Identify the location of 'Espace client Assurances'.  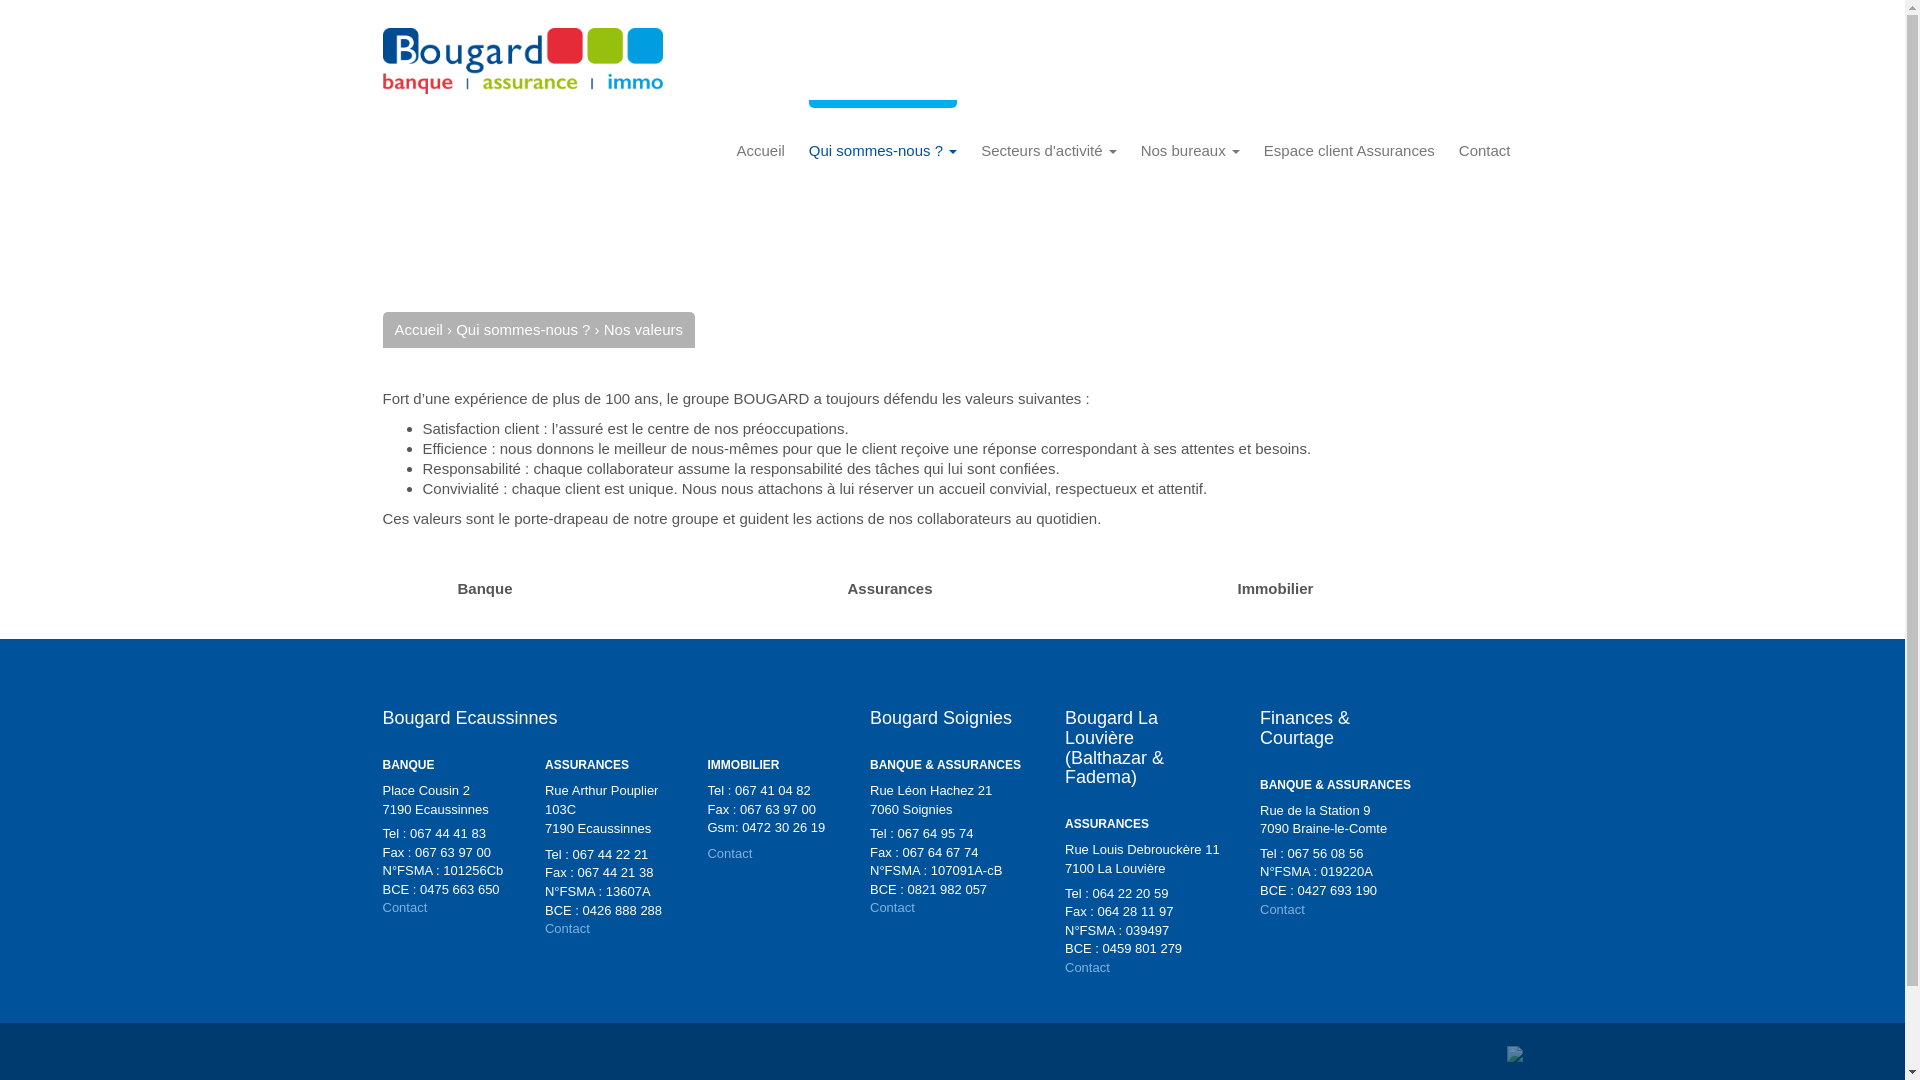
(1262, 149).